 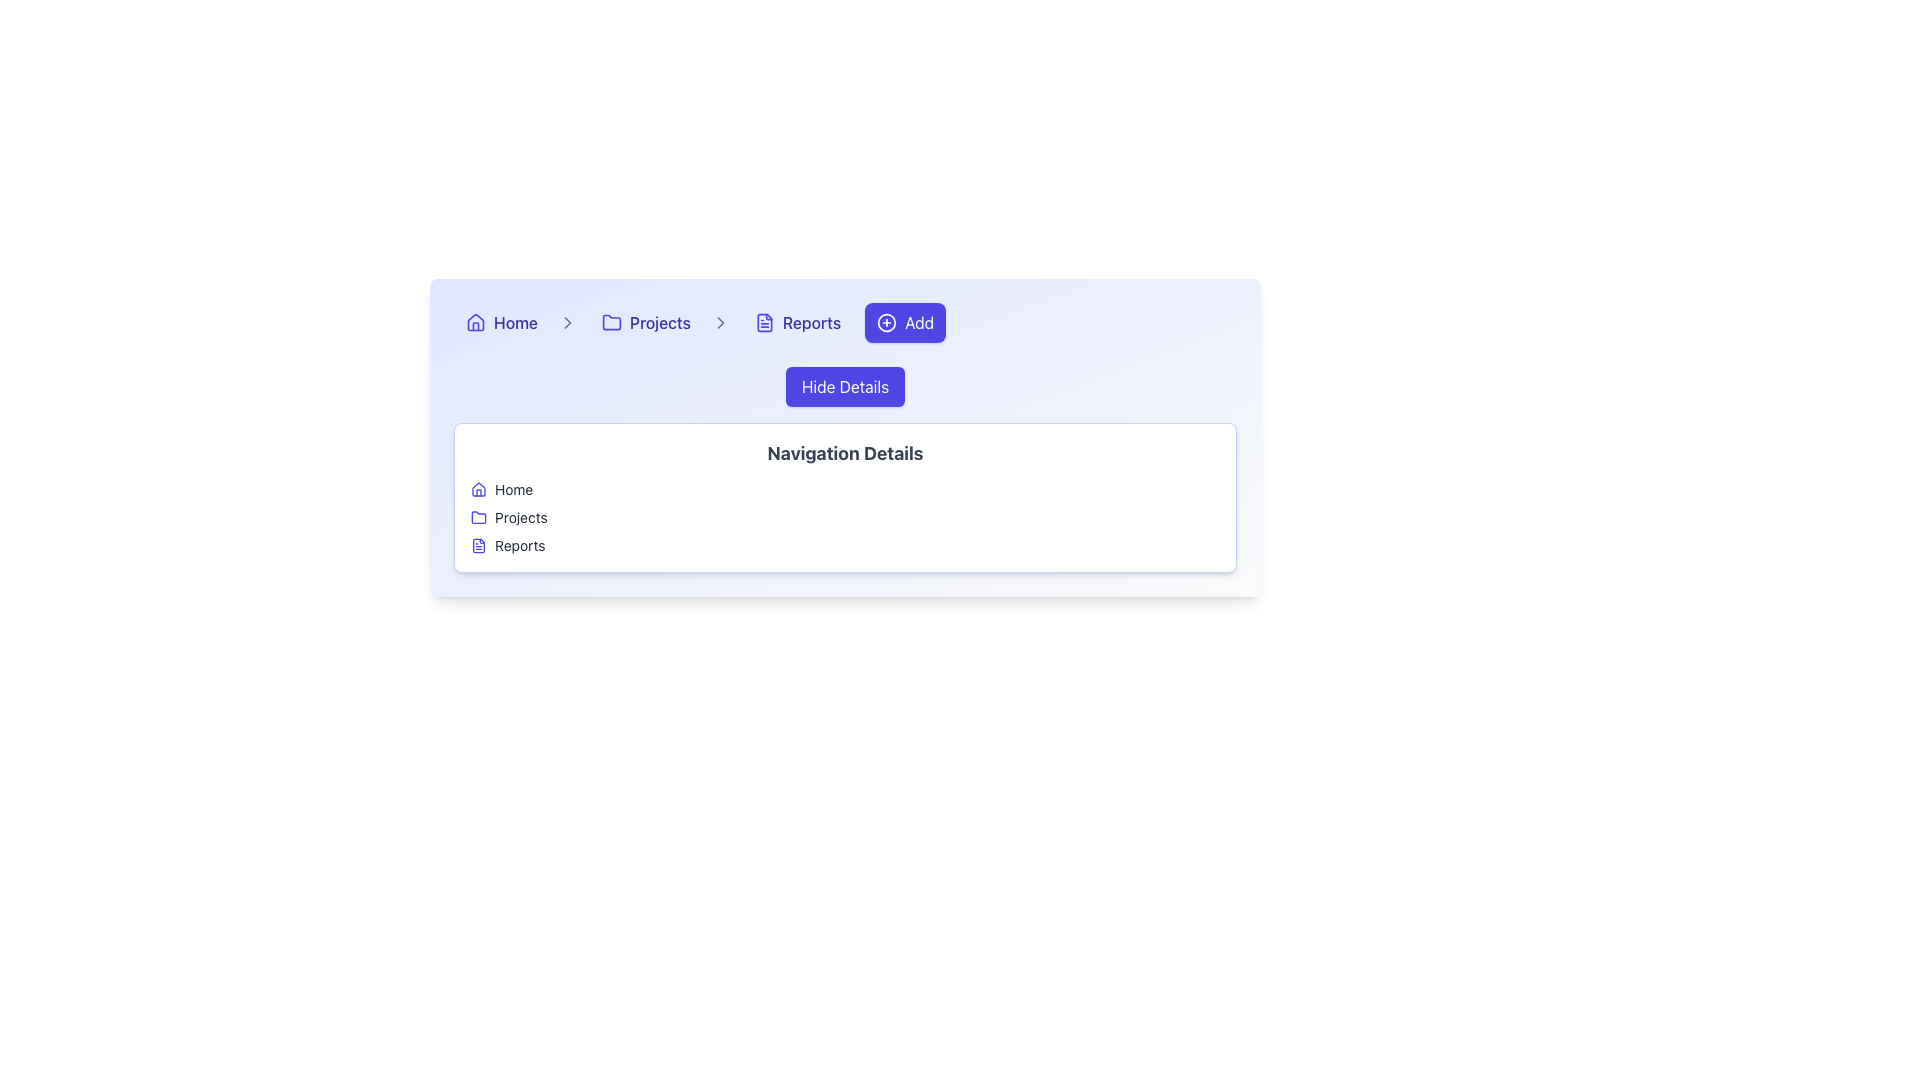 I want to click on the indigo house icon located in the top left corner of the navigation bar, adjacent to the 'Home' text label, so click(x=474, y=320).